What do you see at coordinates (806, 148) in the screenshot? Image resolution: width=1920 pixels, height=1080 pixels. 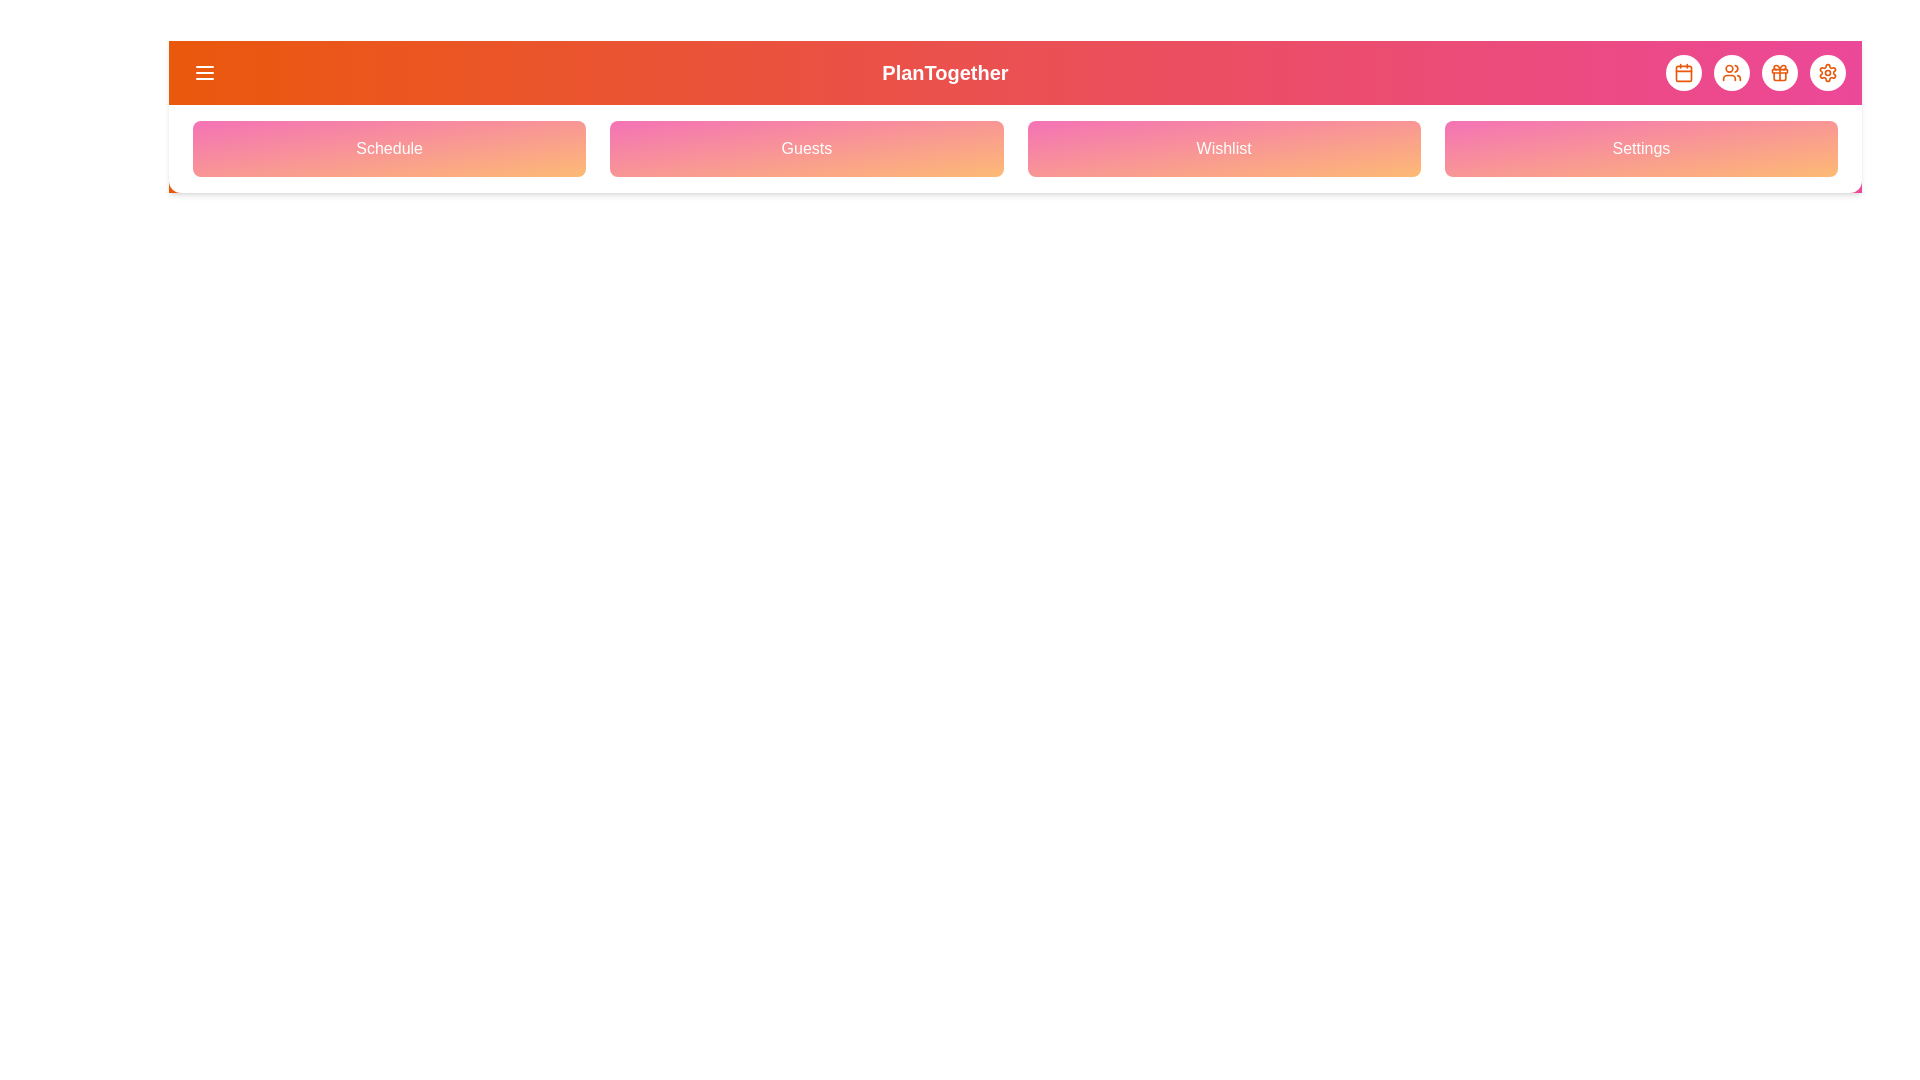 I see `the navigation menu option Guests` at bounding box center [806, 148].